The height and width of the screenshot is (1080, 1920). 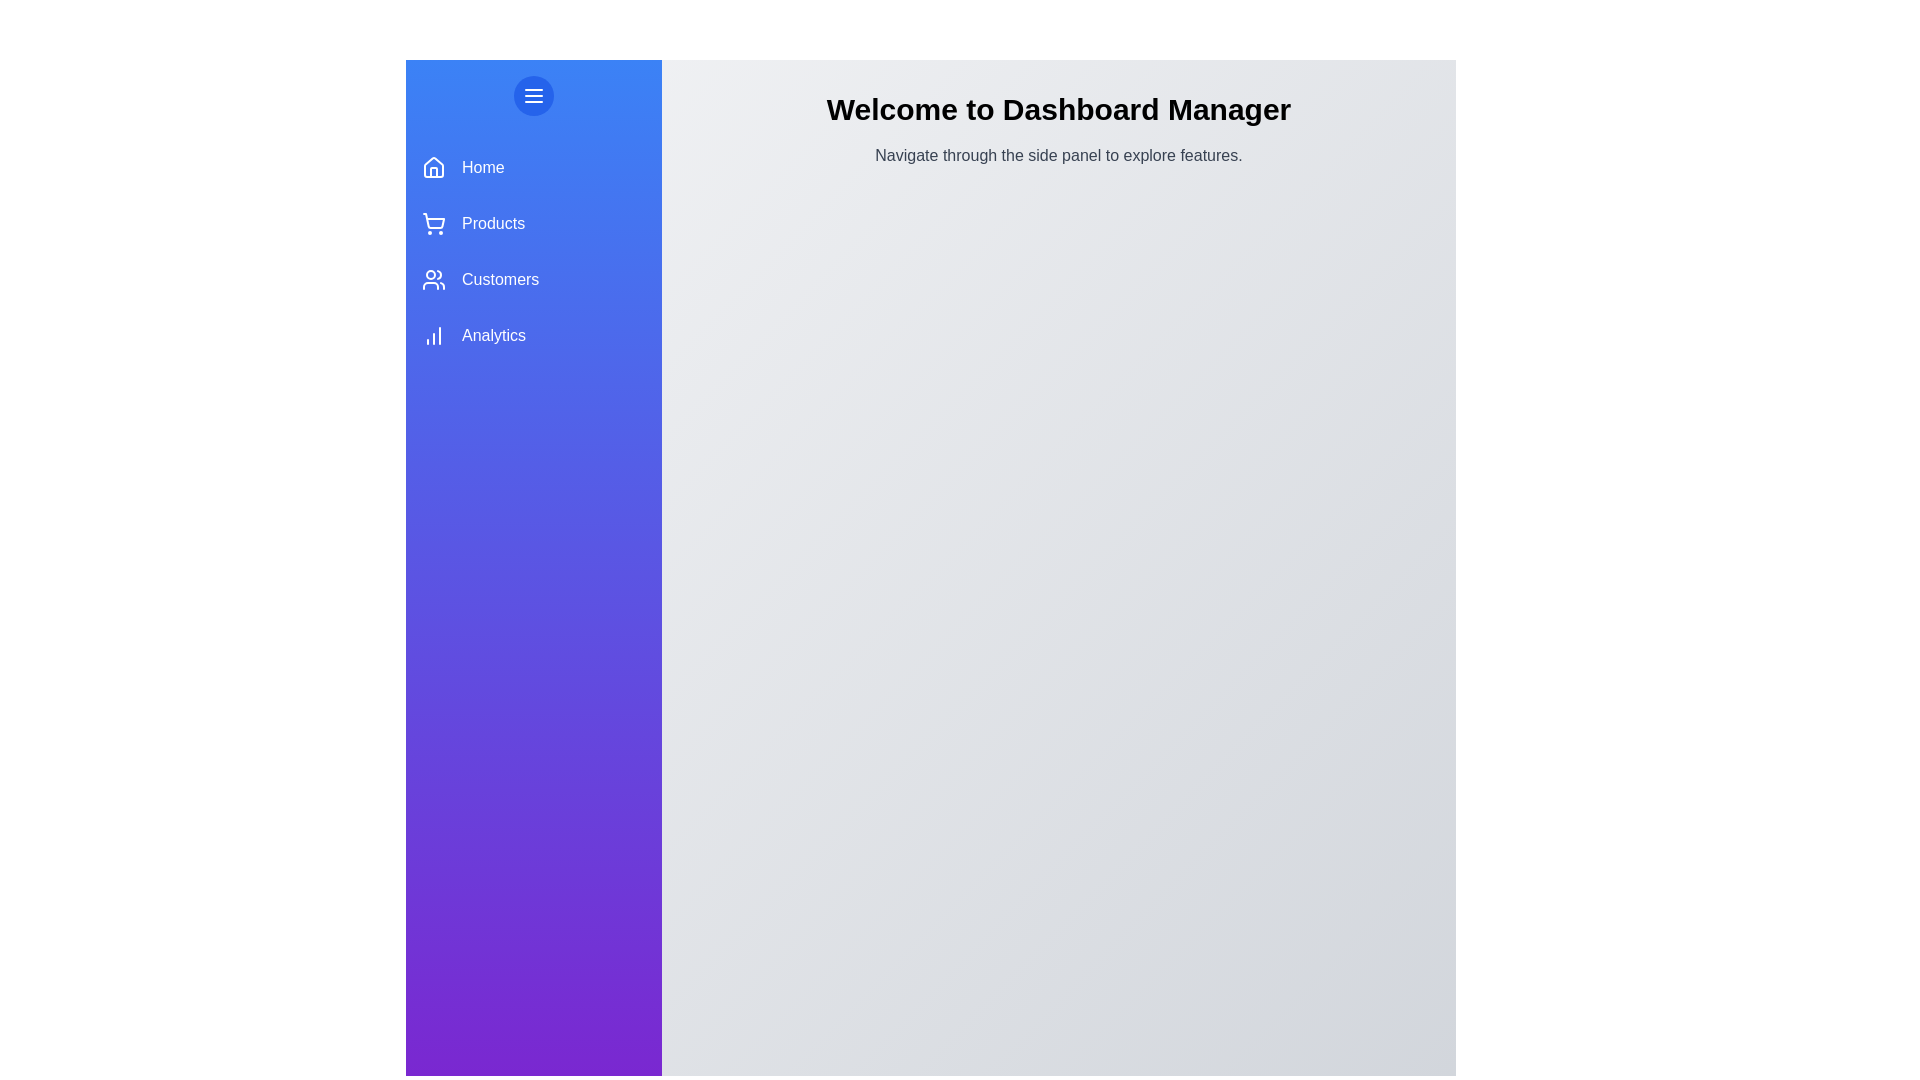 I want to click on the sidebar section Home, so click(x=533, y=167).